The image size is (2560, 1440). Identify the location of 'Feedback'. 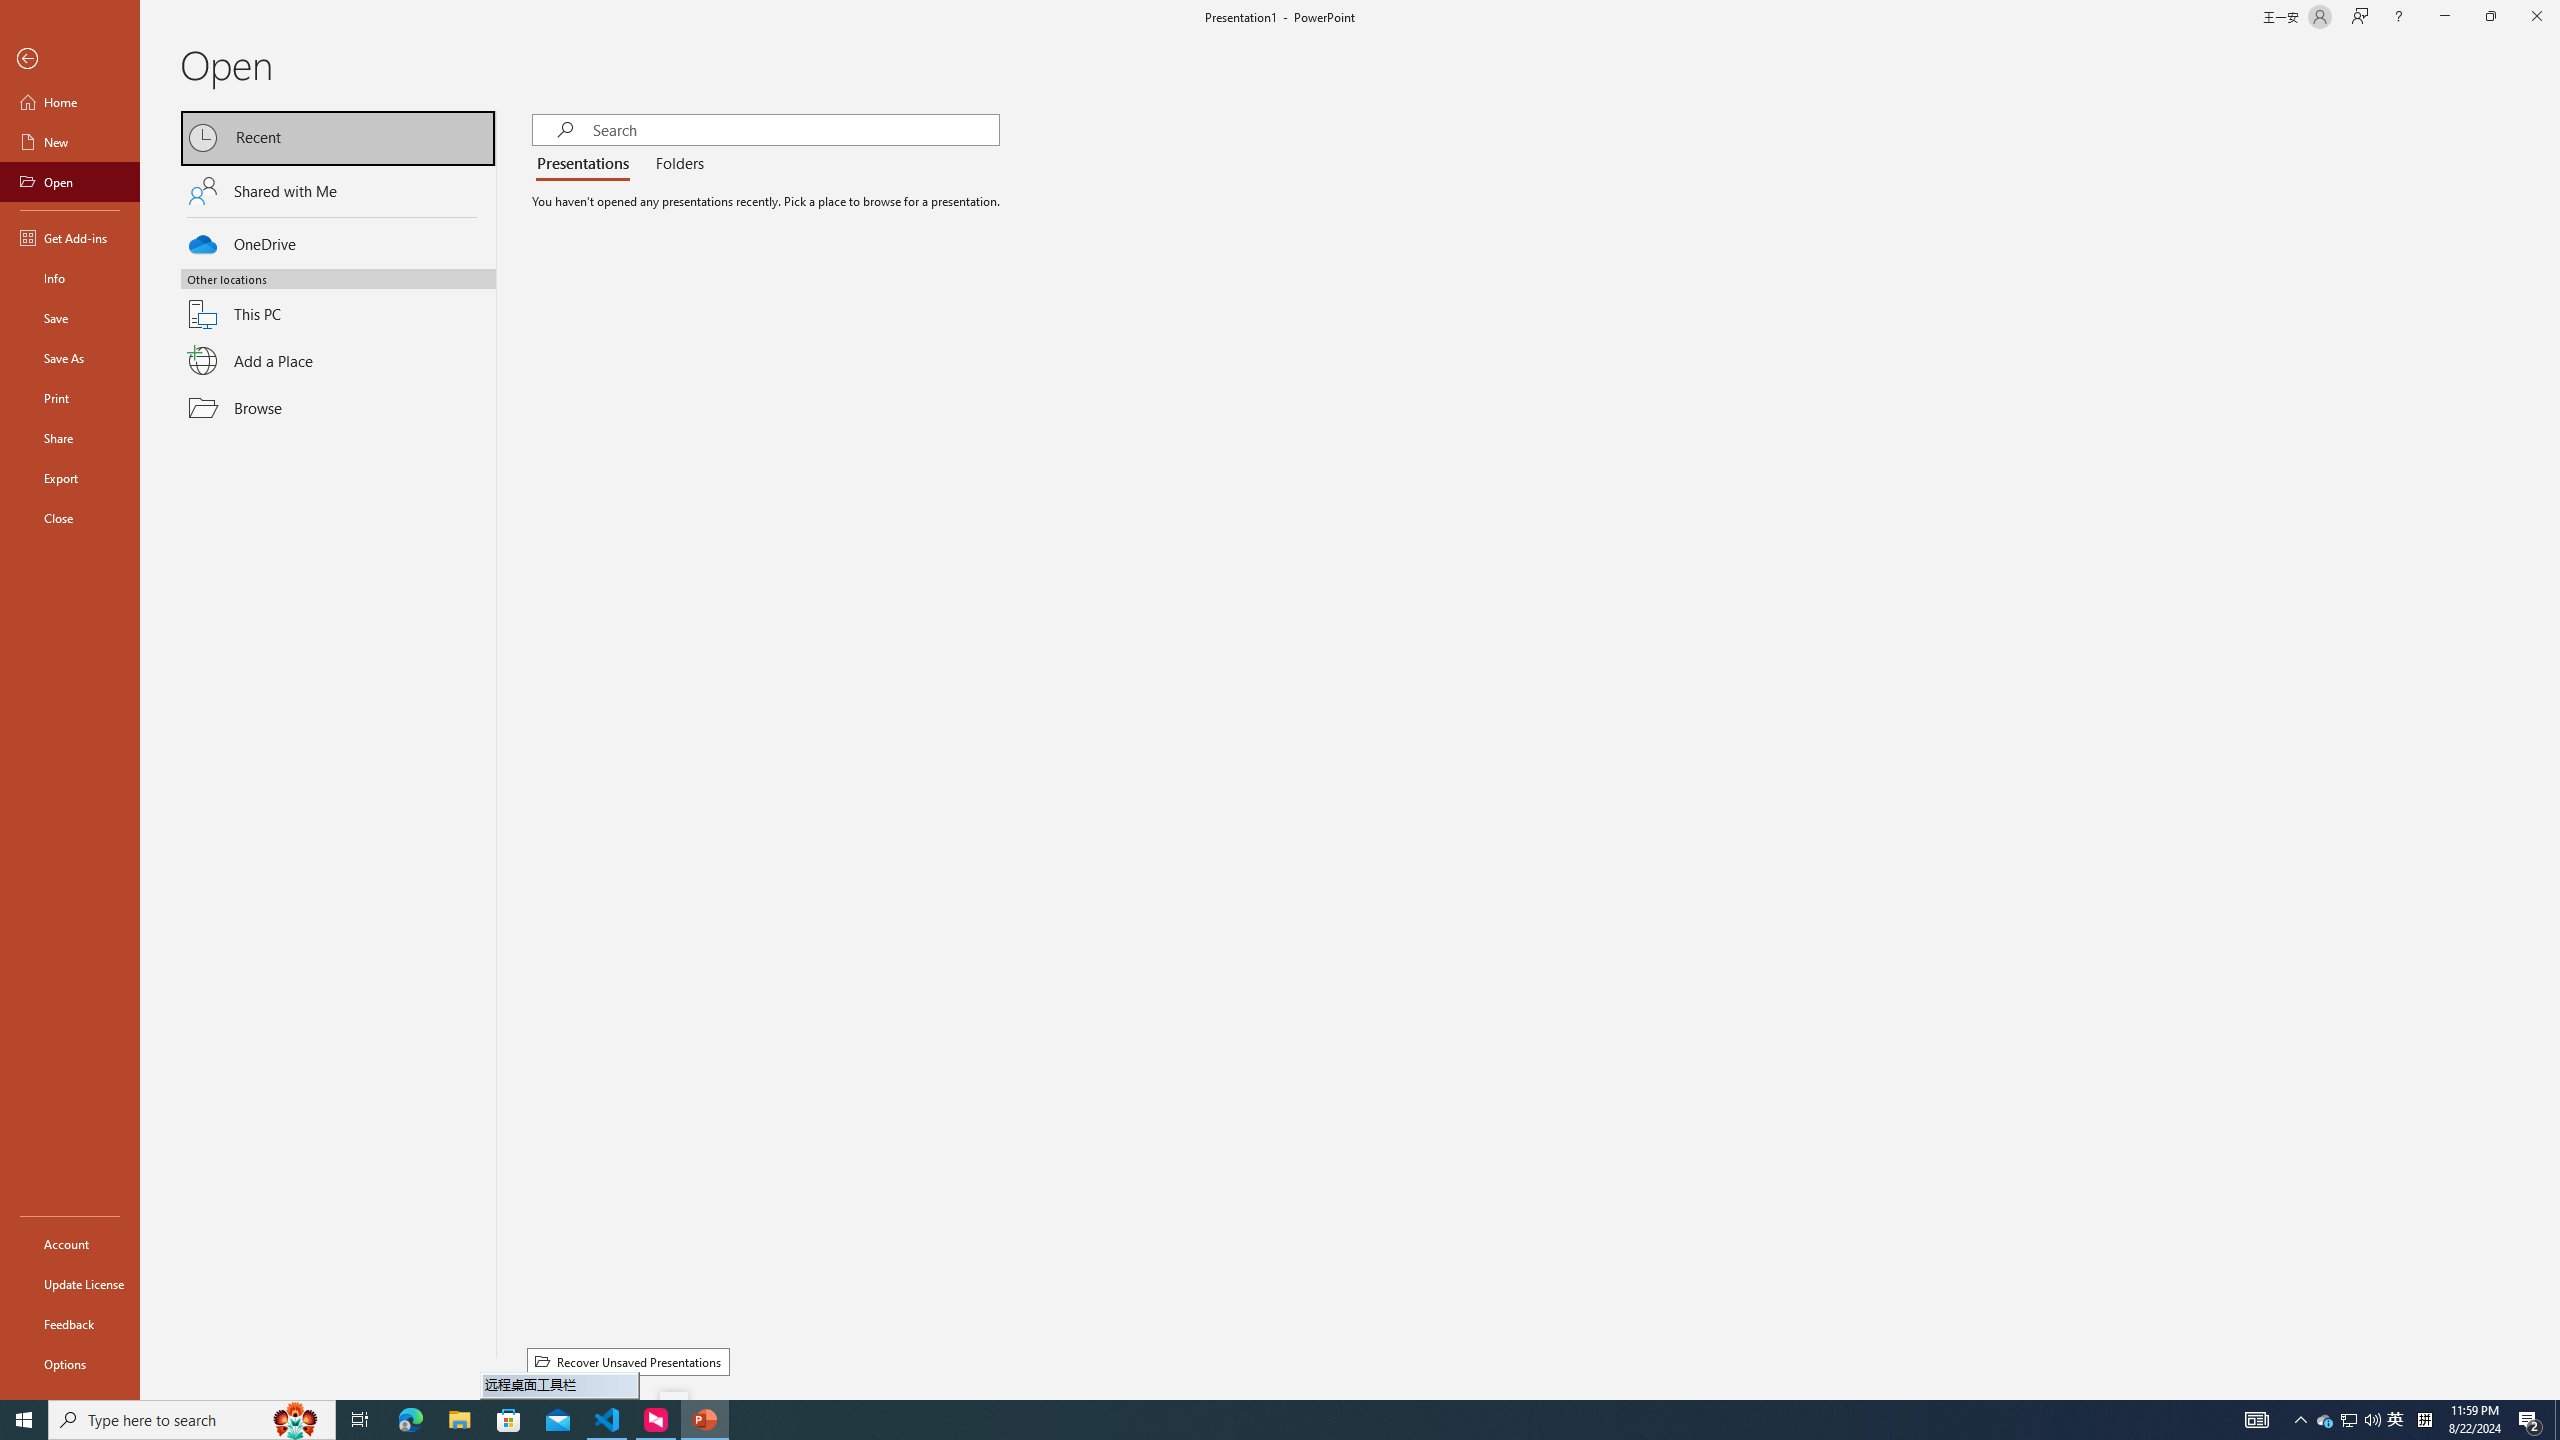
(69, 1324).